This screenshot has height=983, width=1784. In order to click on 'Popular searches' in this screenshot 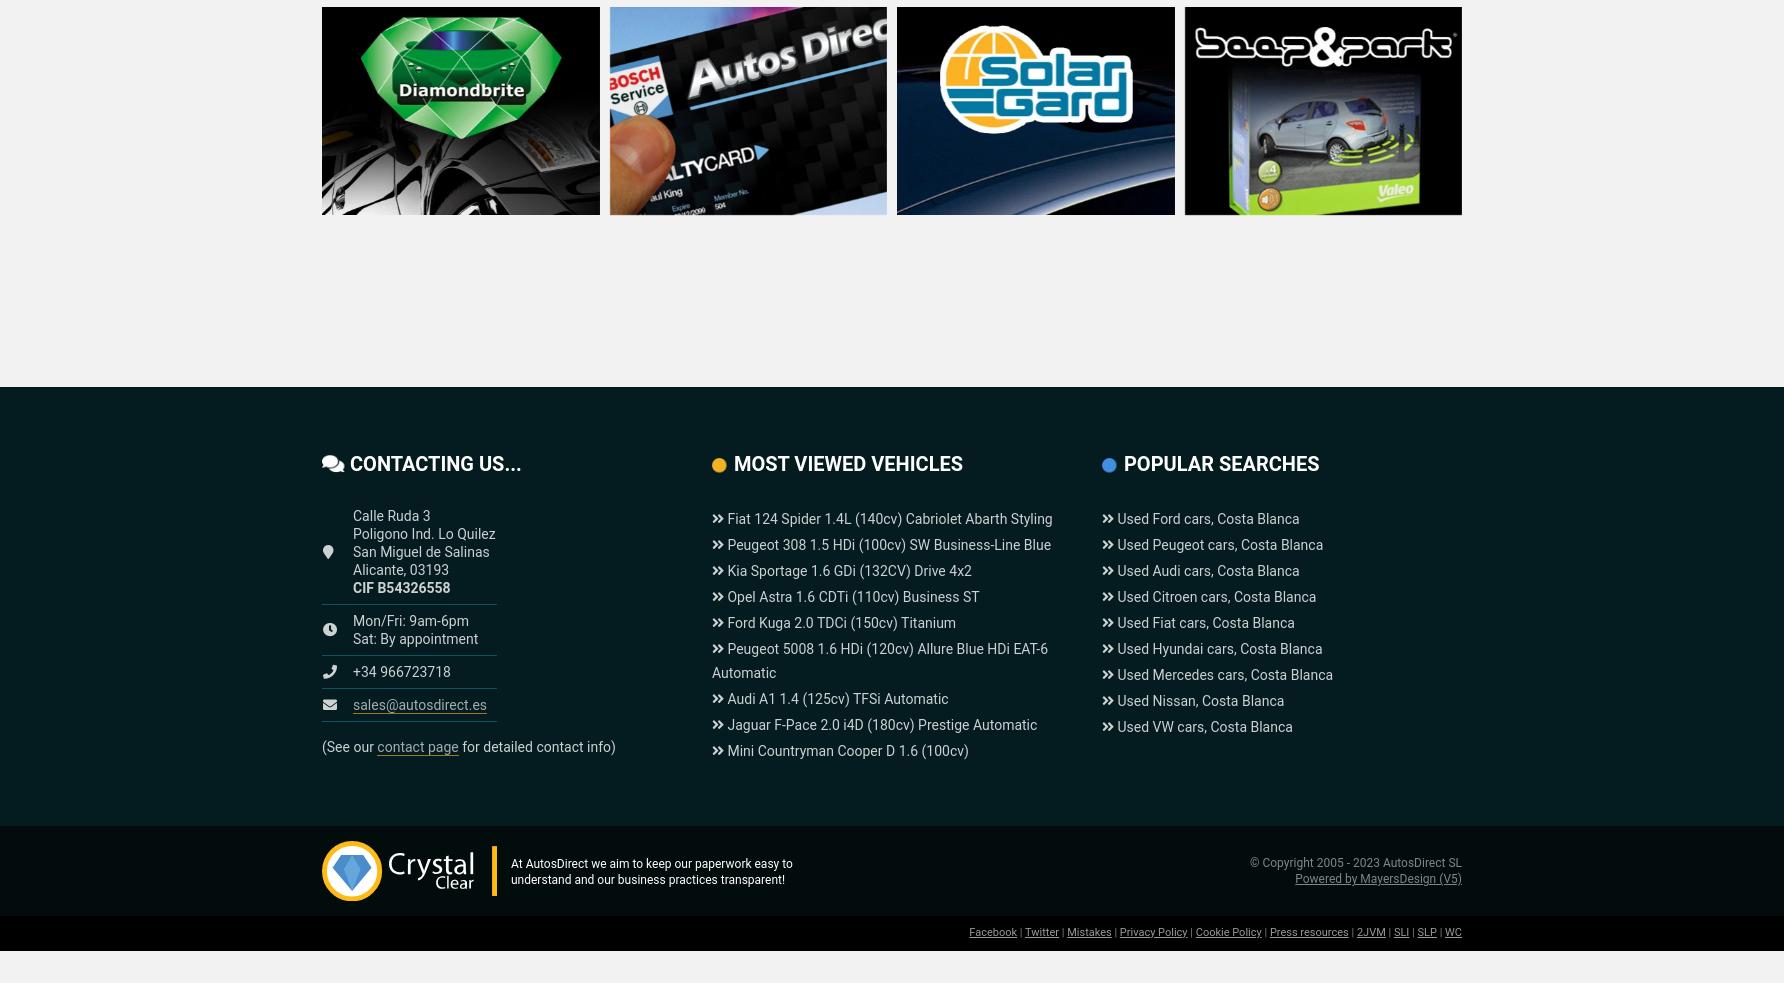, I will do `click(1218, 462)`.